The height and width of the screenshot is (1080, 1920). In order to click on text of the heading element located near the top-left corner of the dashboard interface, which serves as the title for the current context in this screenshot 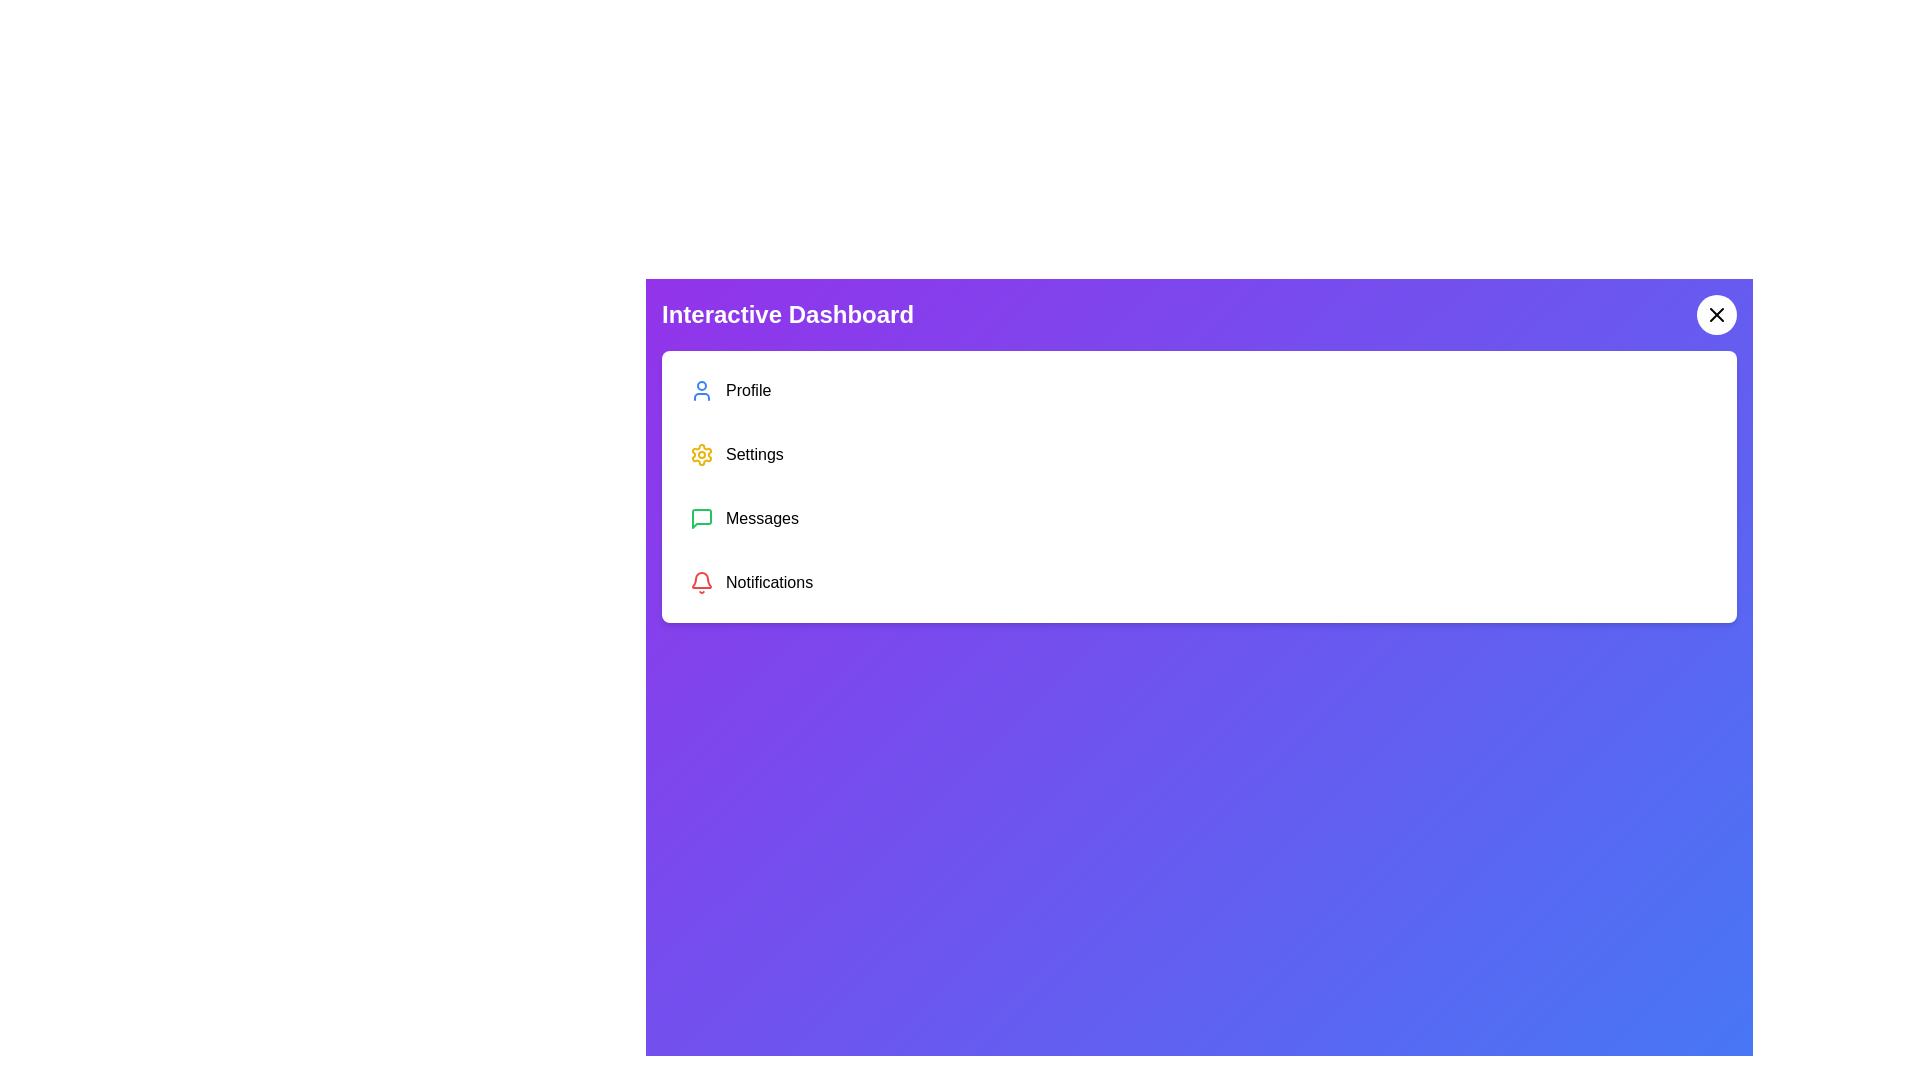, I will do `click(786, 315)`.